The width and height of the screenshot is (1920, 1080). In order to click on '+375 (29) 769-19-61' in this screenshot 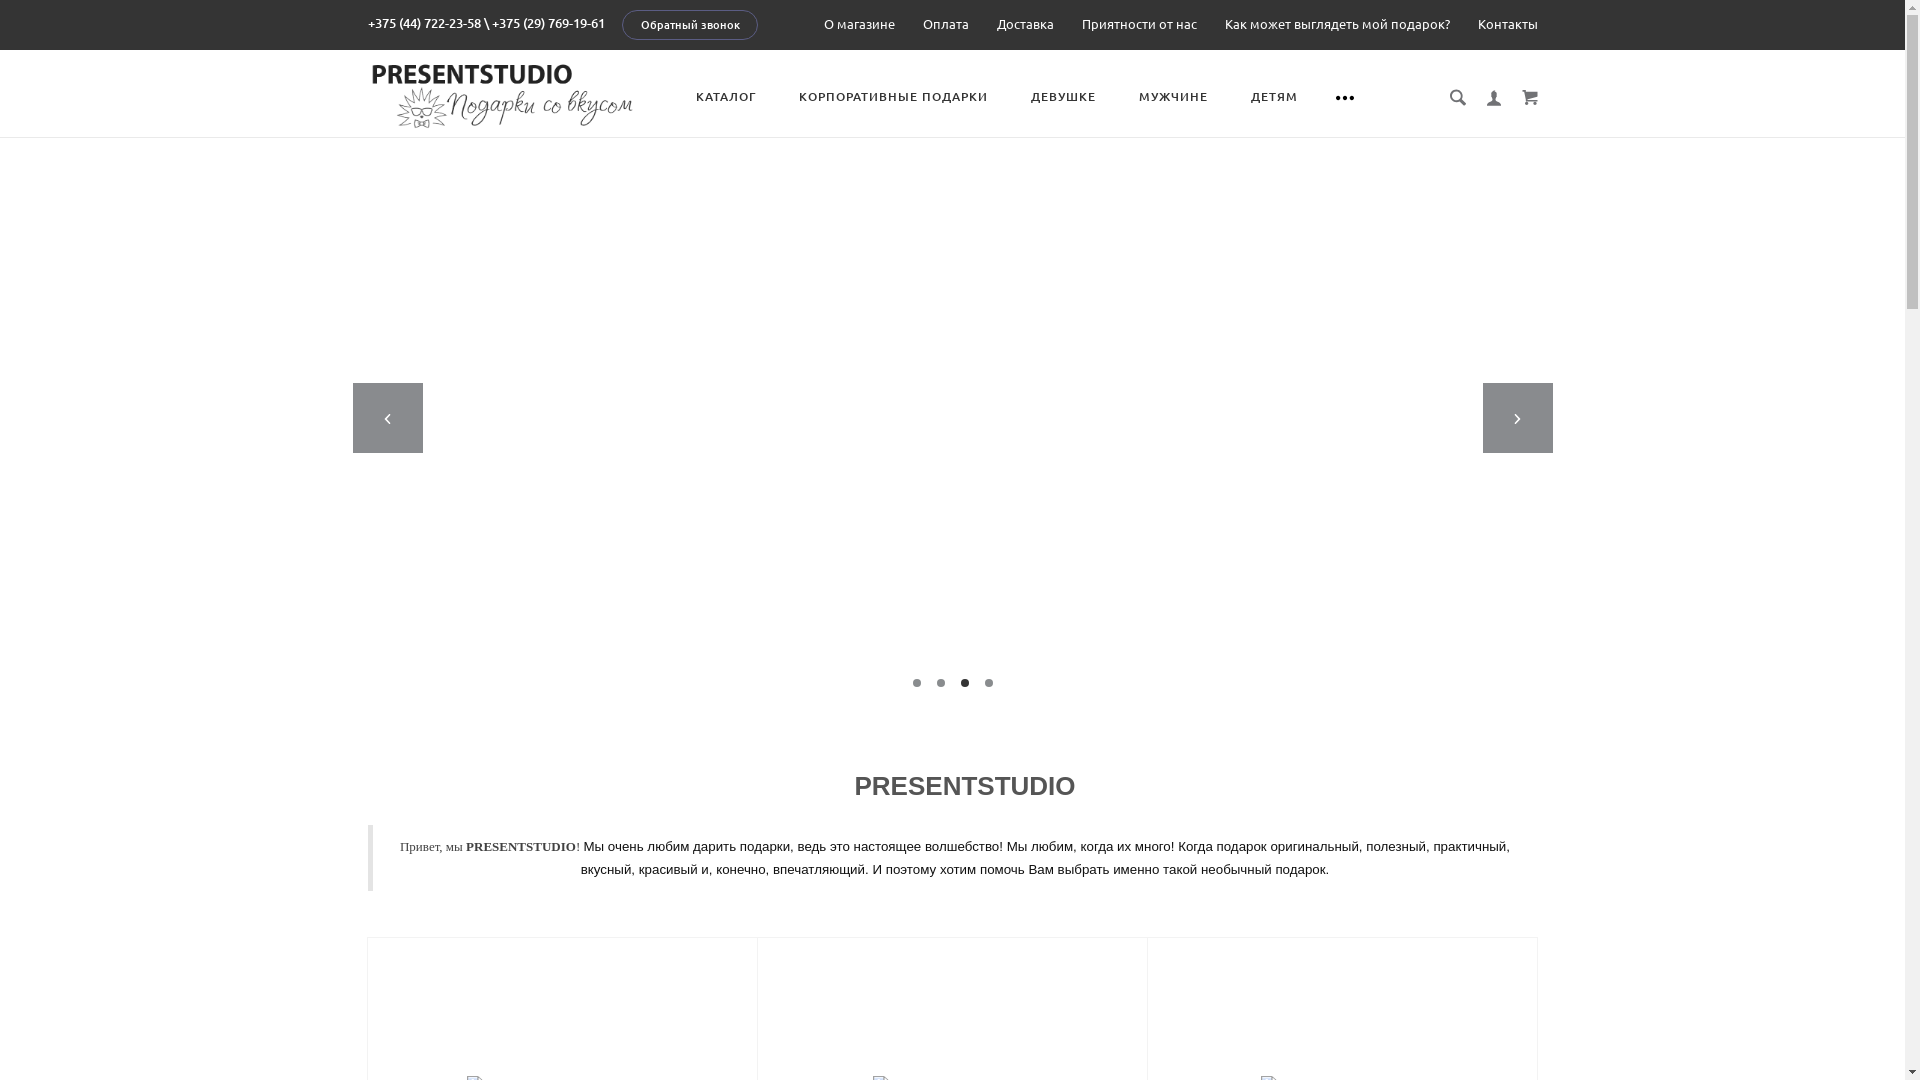, I will do `click(548, 23)`.